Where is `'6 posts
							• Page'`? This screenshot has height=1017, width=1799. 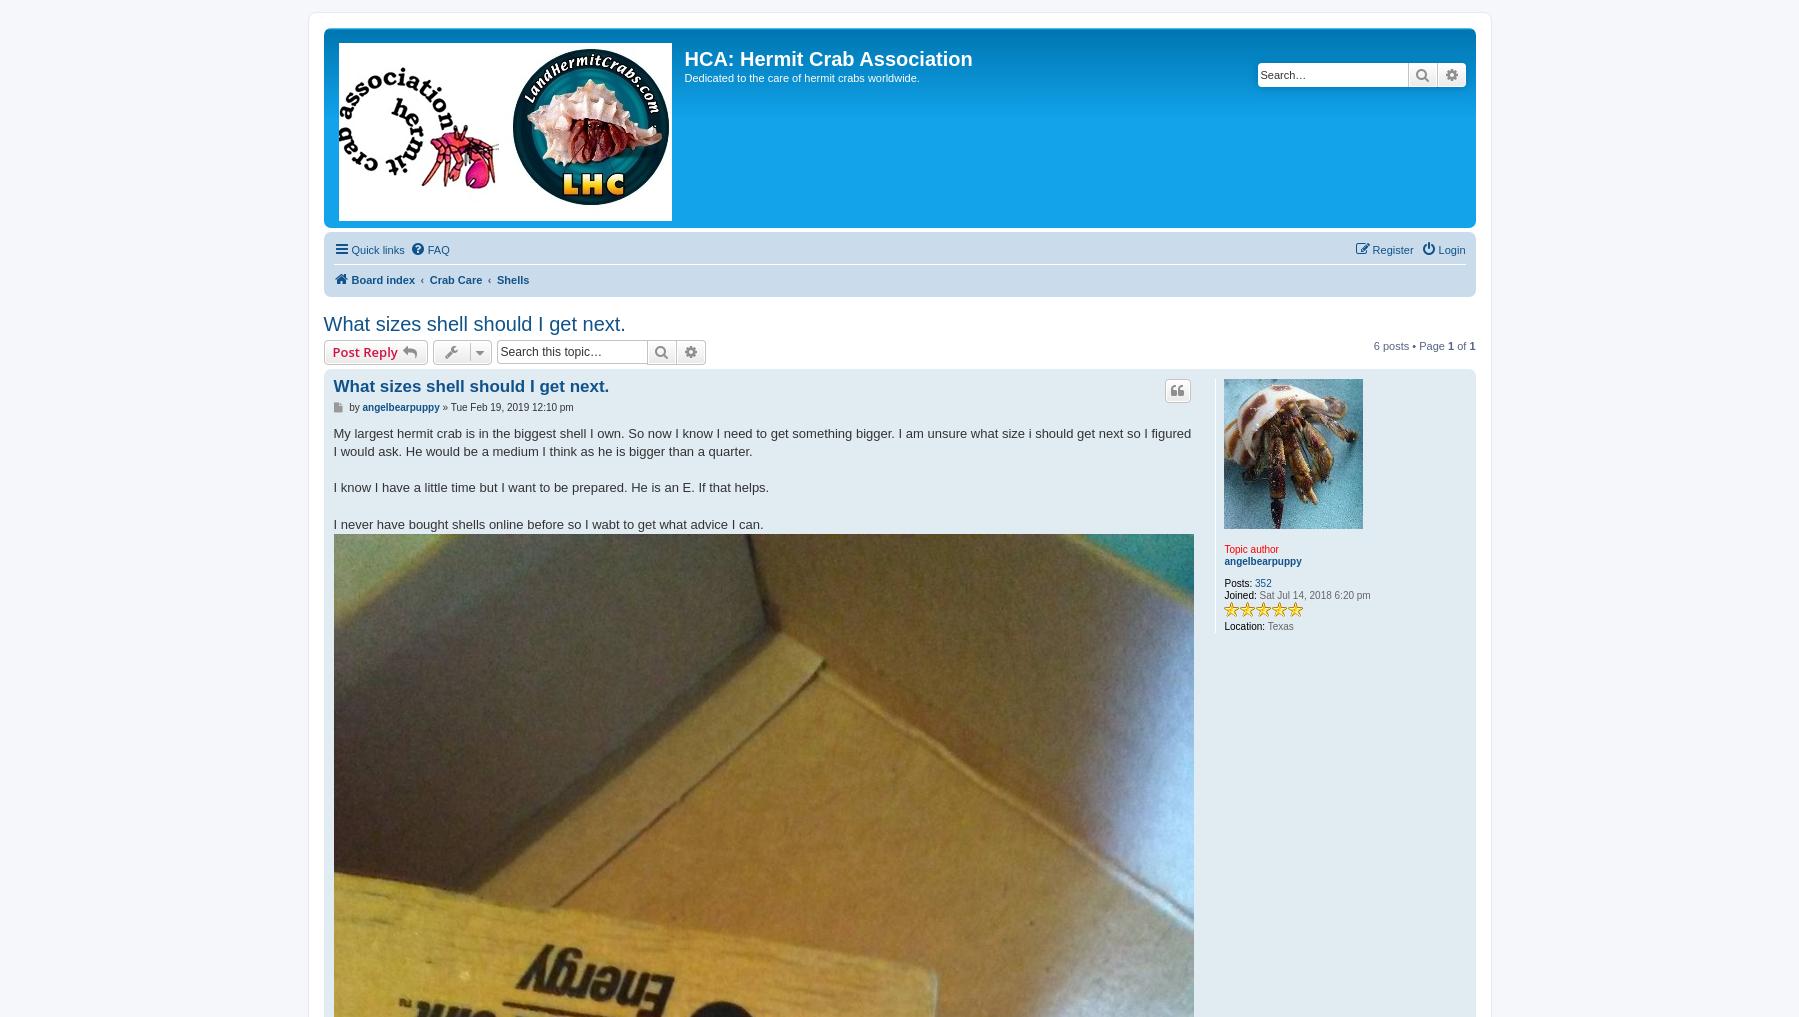 '6 posts
							• Page' is located at coordinates (1409, 344).